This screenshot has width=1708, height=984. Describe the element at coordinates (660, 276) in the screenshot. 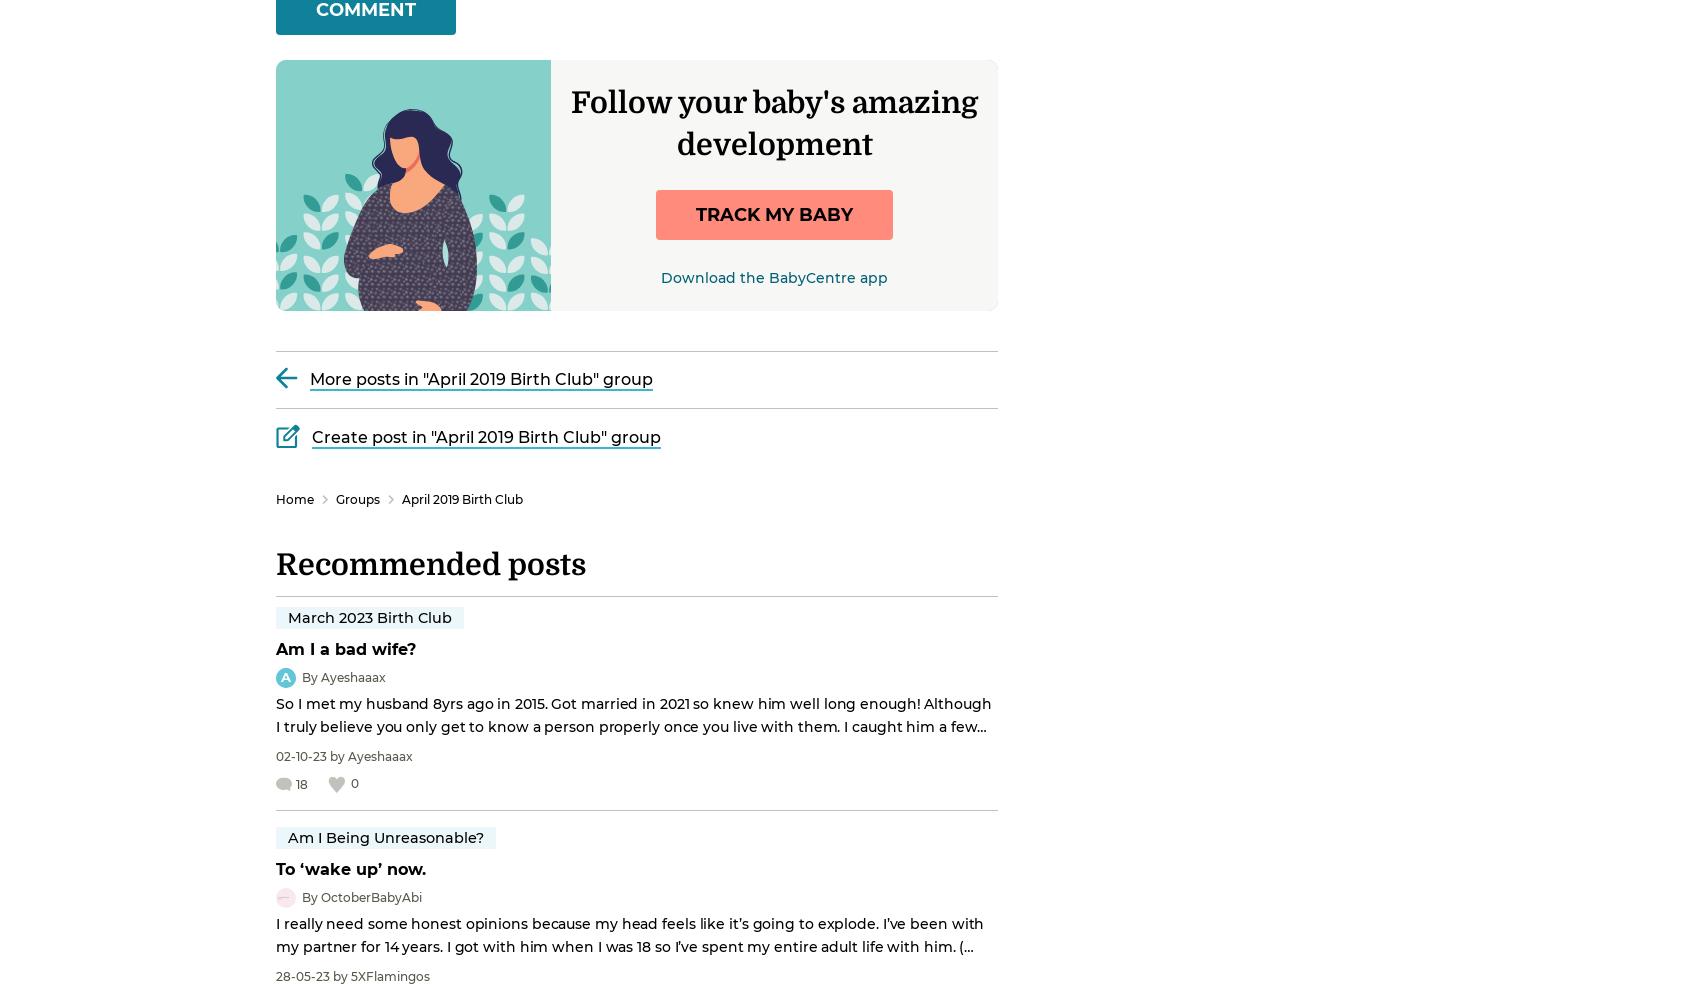

I see `'Download the BabyCentre app'` at that location.